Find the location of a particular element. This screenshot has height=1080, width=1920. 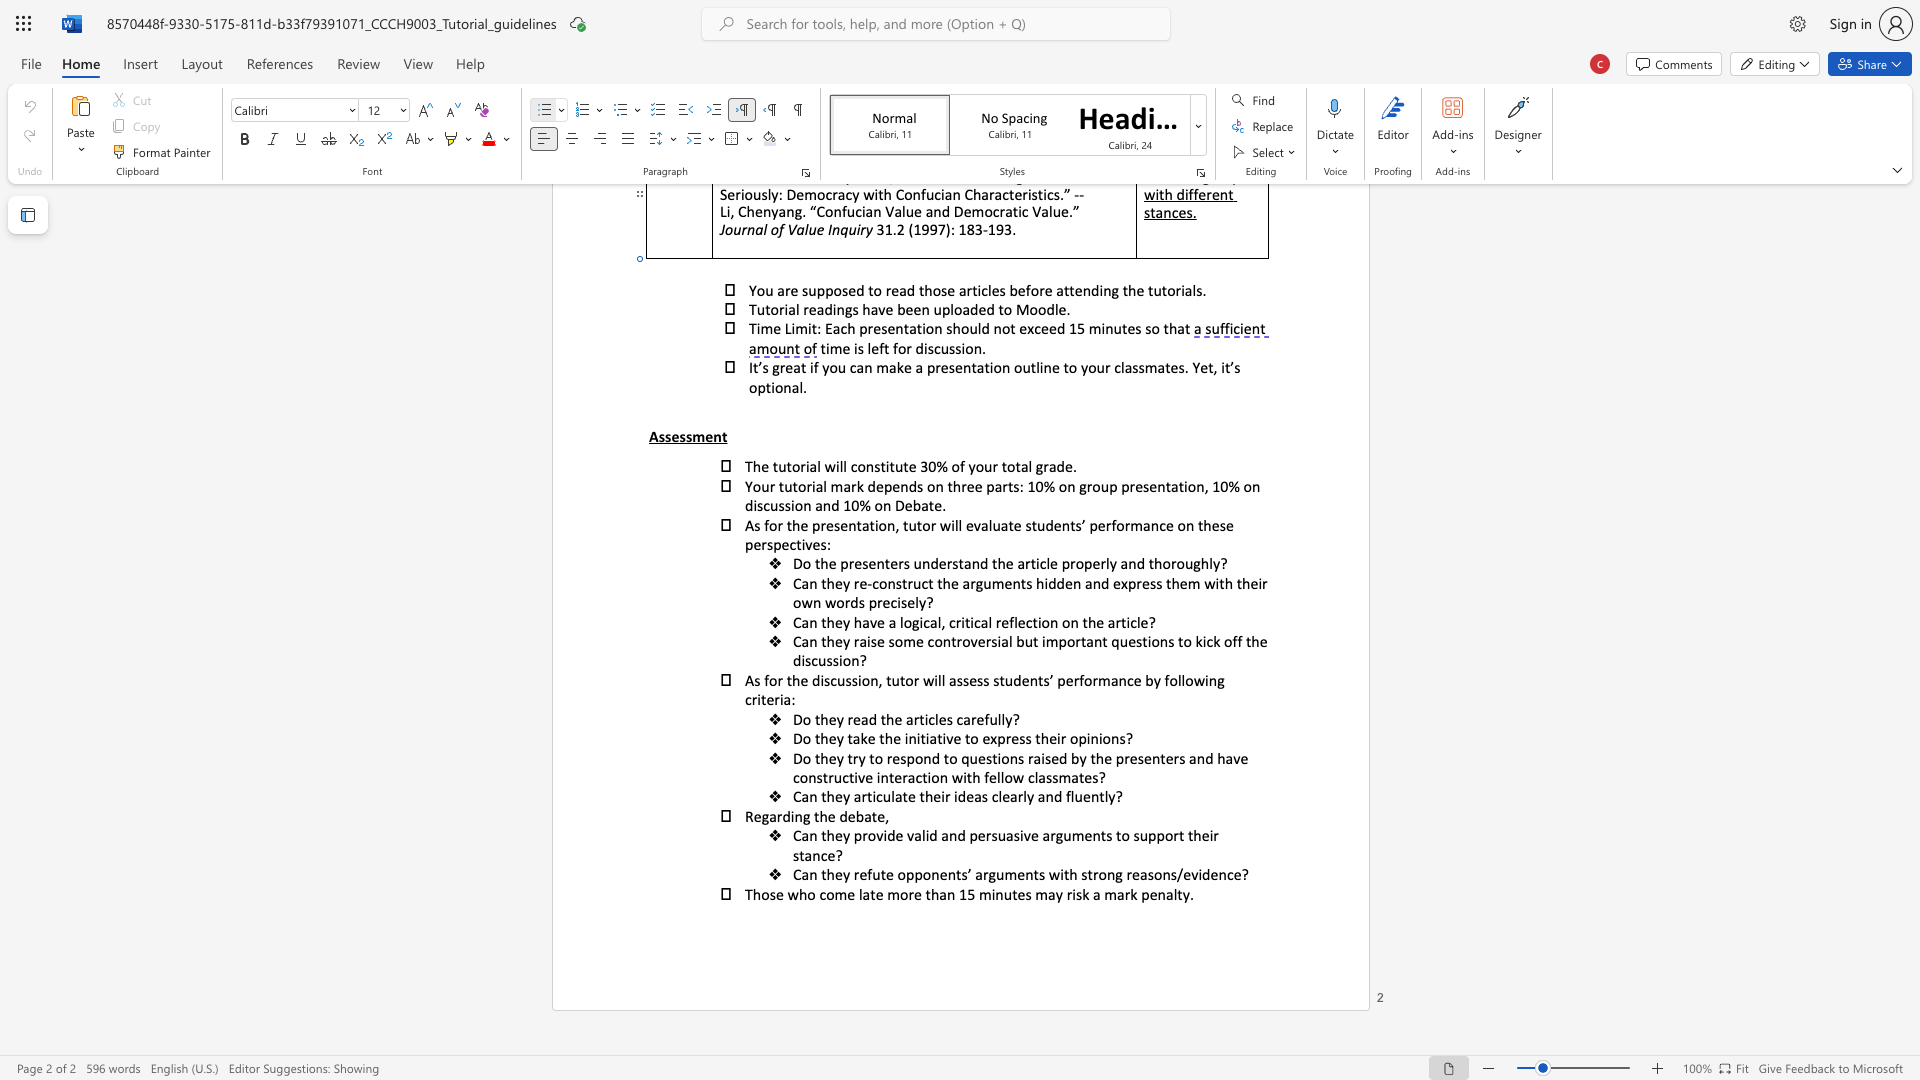

the 2th character "t" in the text is located at coordinates (1102, 835).